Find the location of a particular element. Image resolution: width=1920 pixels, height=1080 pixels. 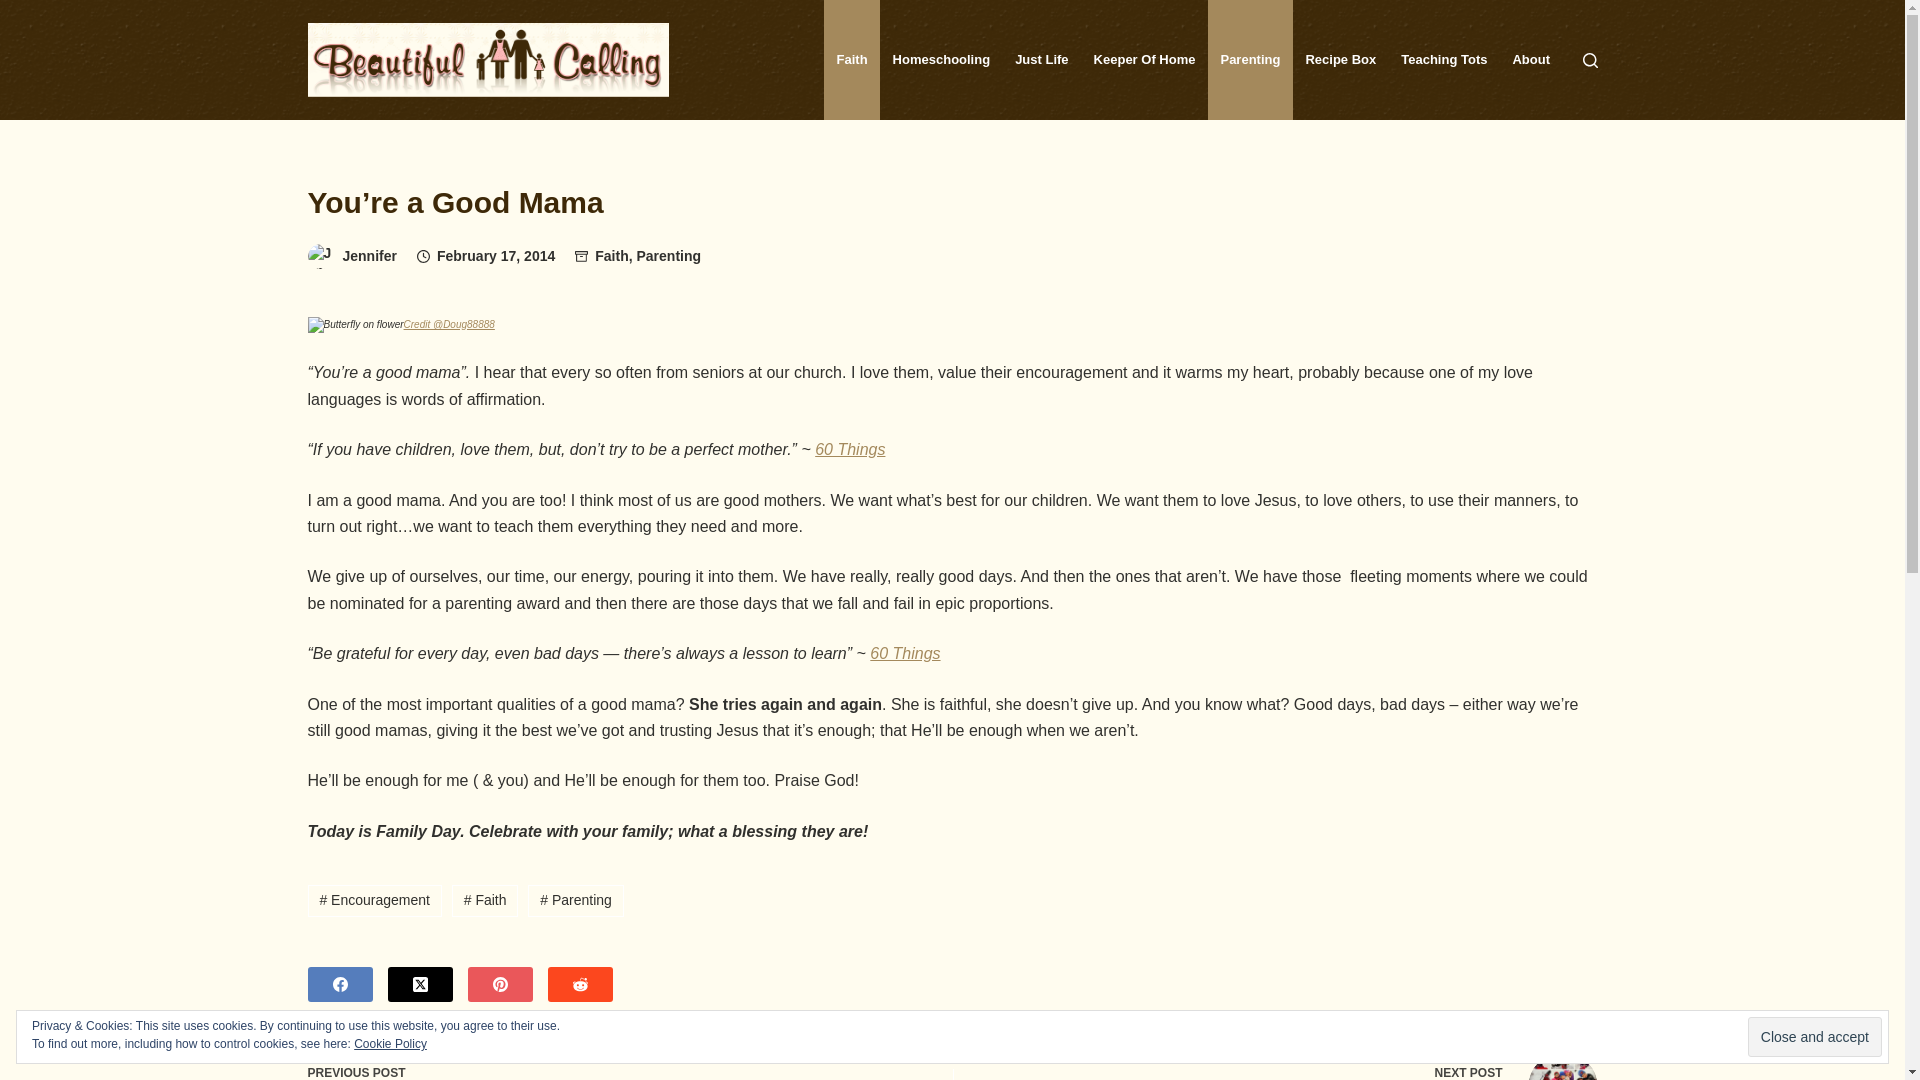

'Close and accept' is located at coordinates (1814, 1036).